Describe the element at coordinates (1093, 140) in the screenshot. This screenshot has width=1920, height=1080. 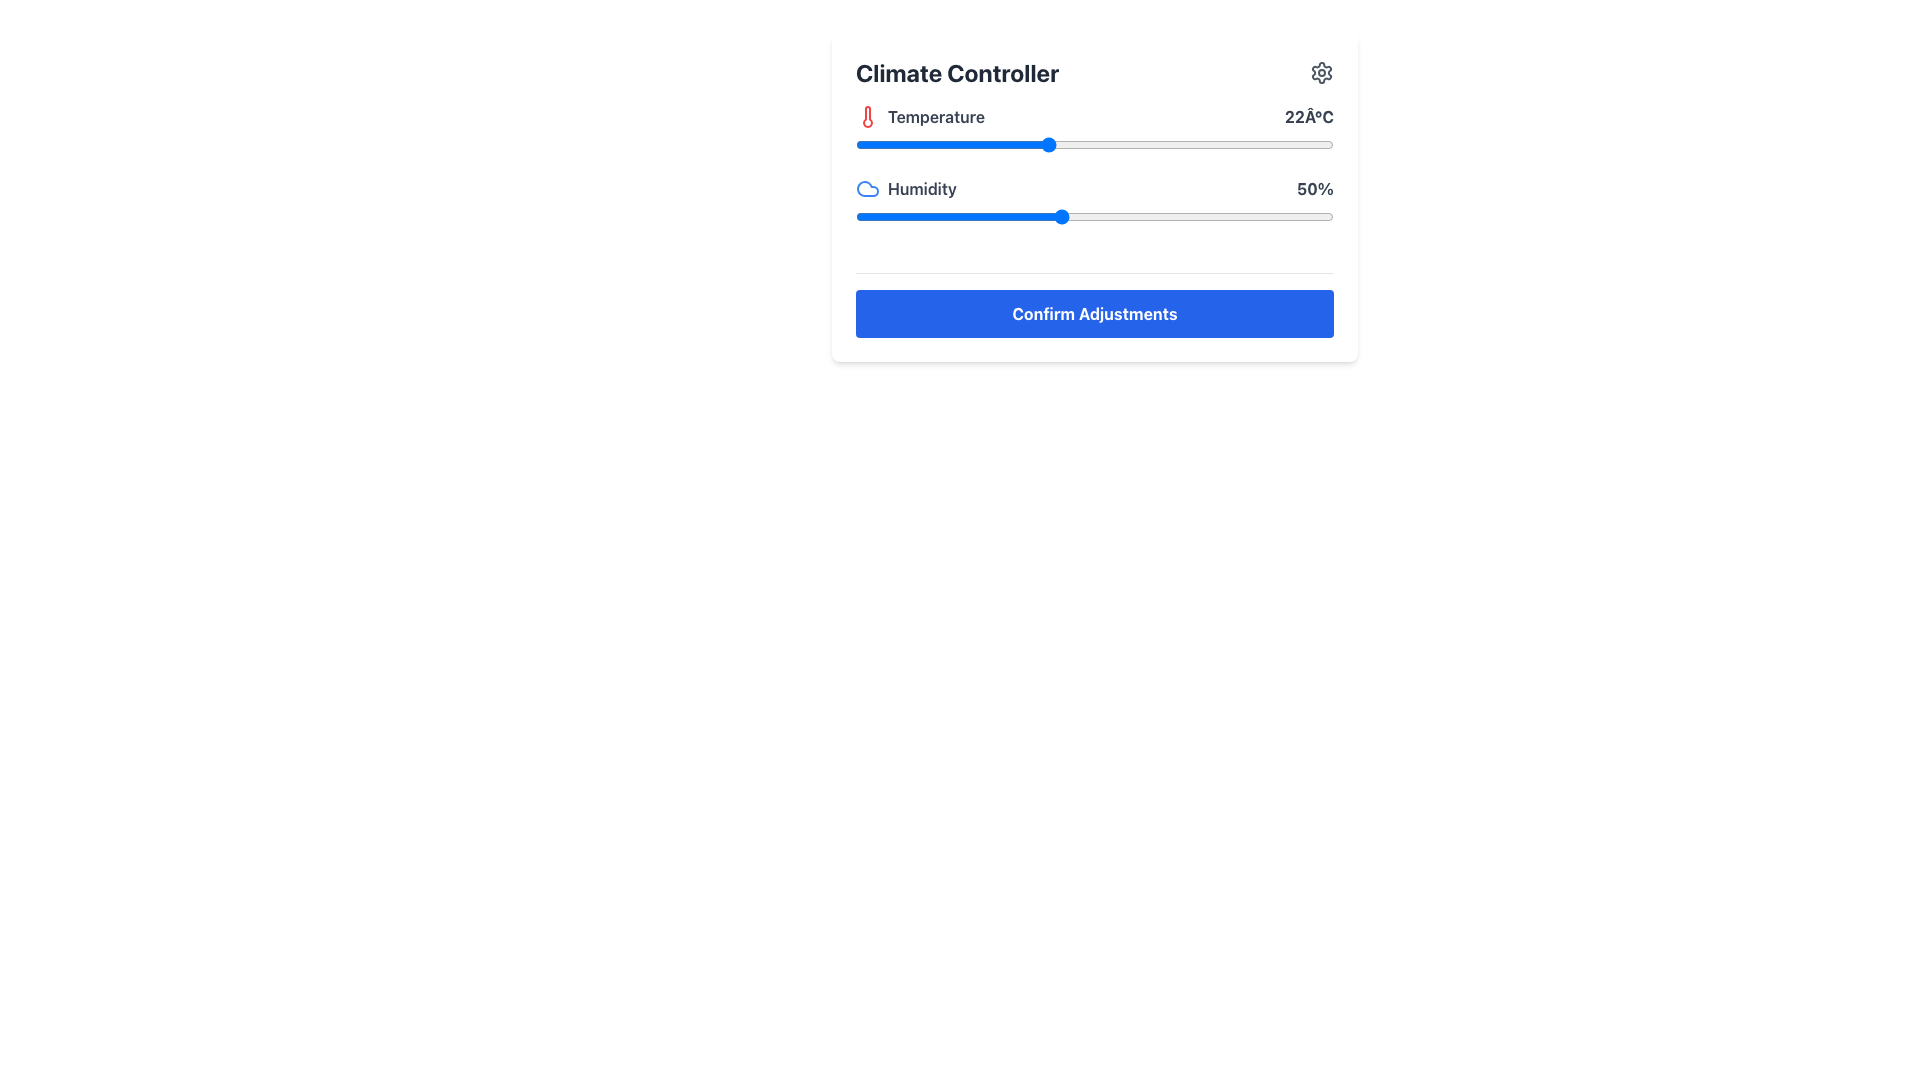
I see `the interactive temperature slider component, which displays a thermometer icon on the left and the temperature value '22°C' on the right, located below the 'Climate Controller' heading` at that location.